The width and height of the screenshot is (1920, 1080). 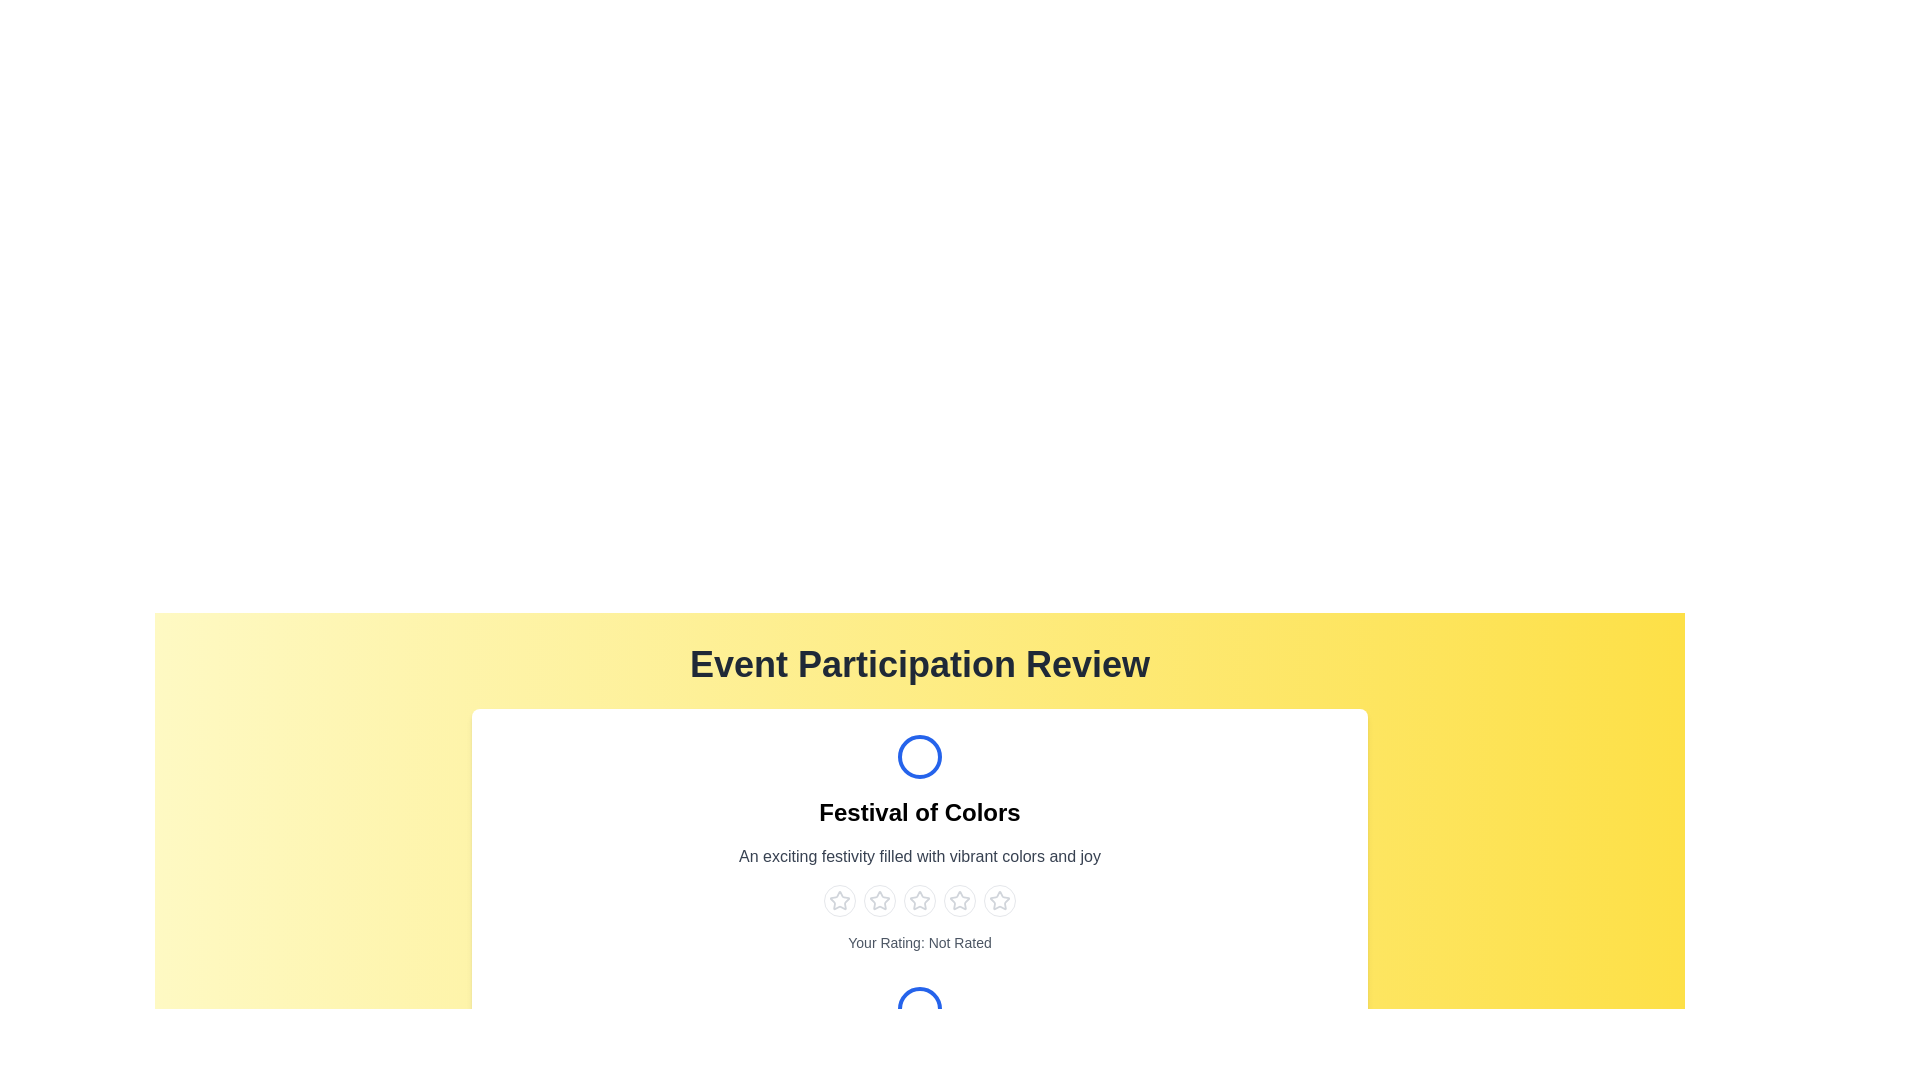 What do you see at coordinates (840, 901) in the screenshot?
I see `the star corresponding to the rating 1 for the event` at bounding box center [840, 901].